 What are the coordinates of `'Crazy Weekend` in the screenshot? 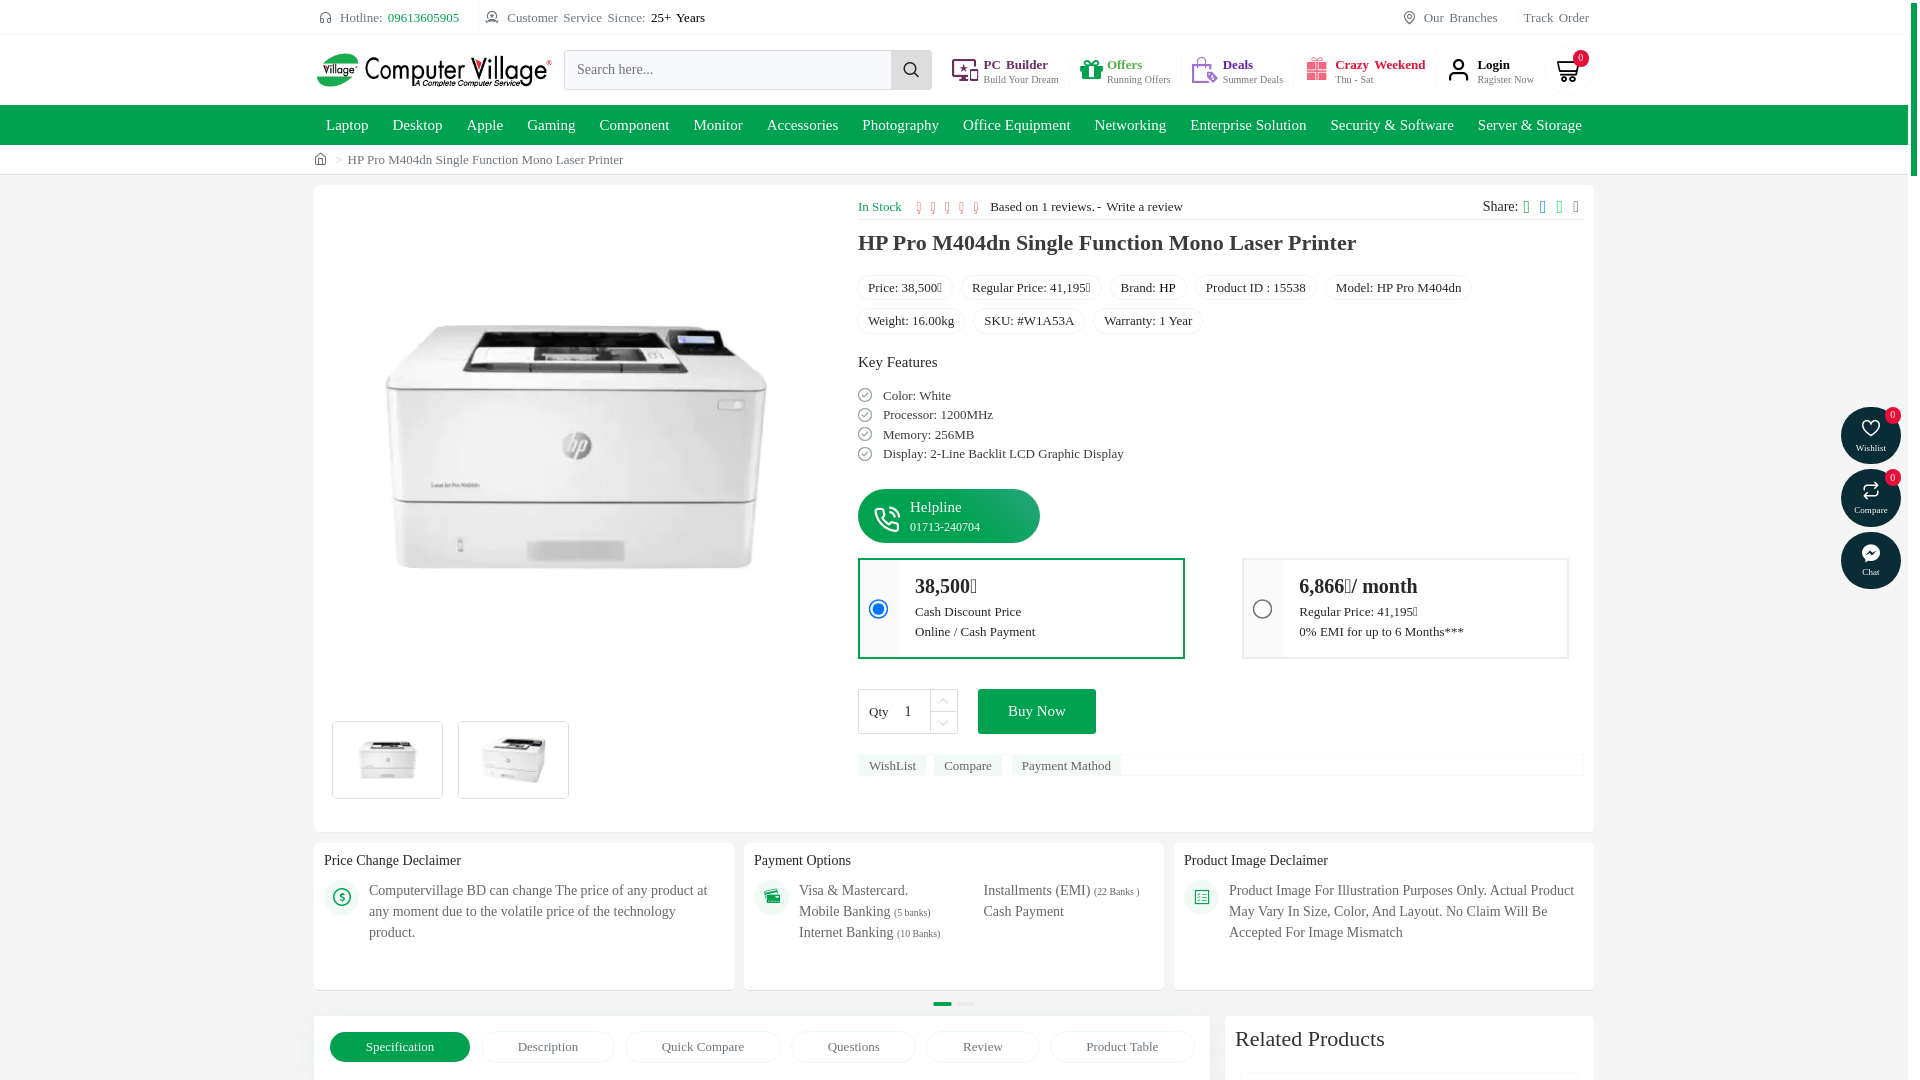 It's located at (1362, 68).